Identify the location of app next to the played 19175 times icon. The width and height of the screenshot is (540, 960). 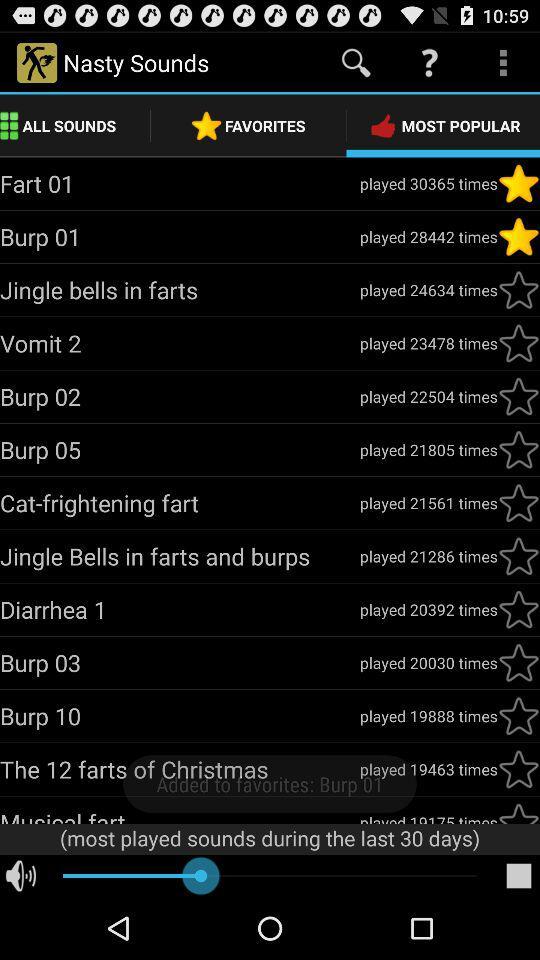
(179, 815).